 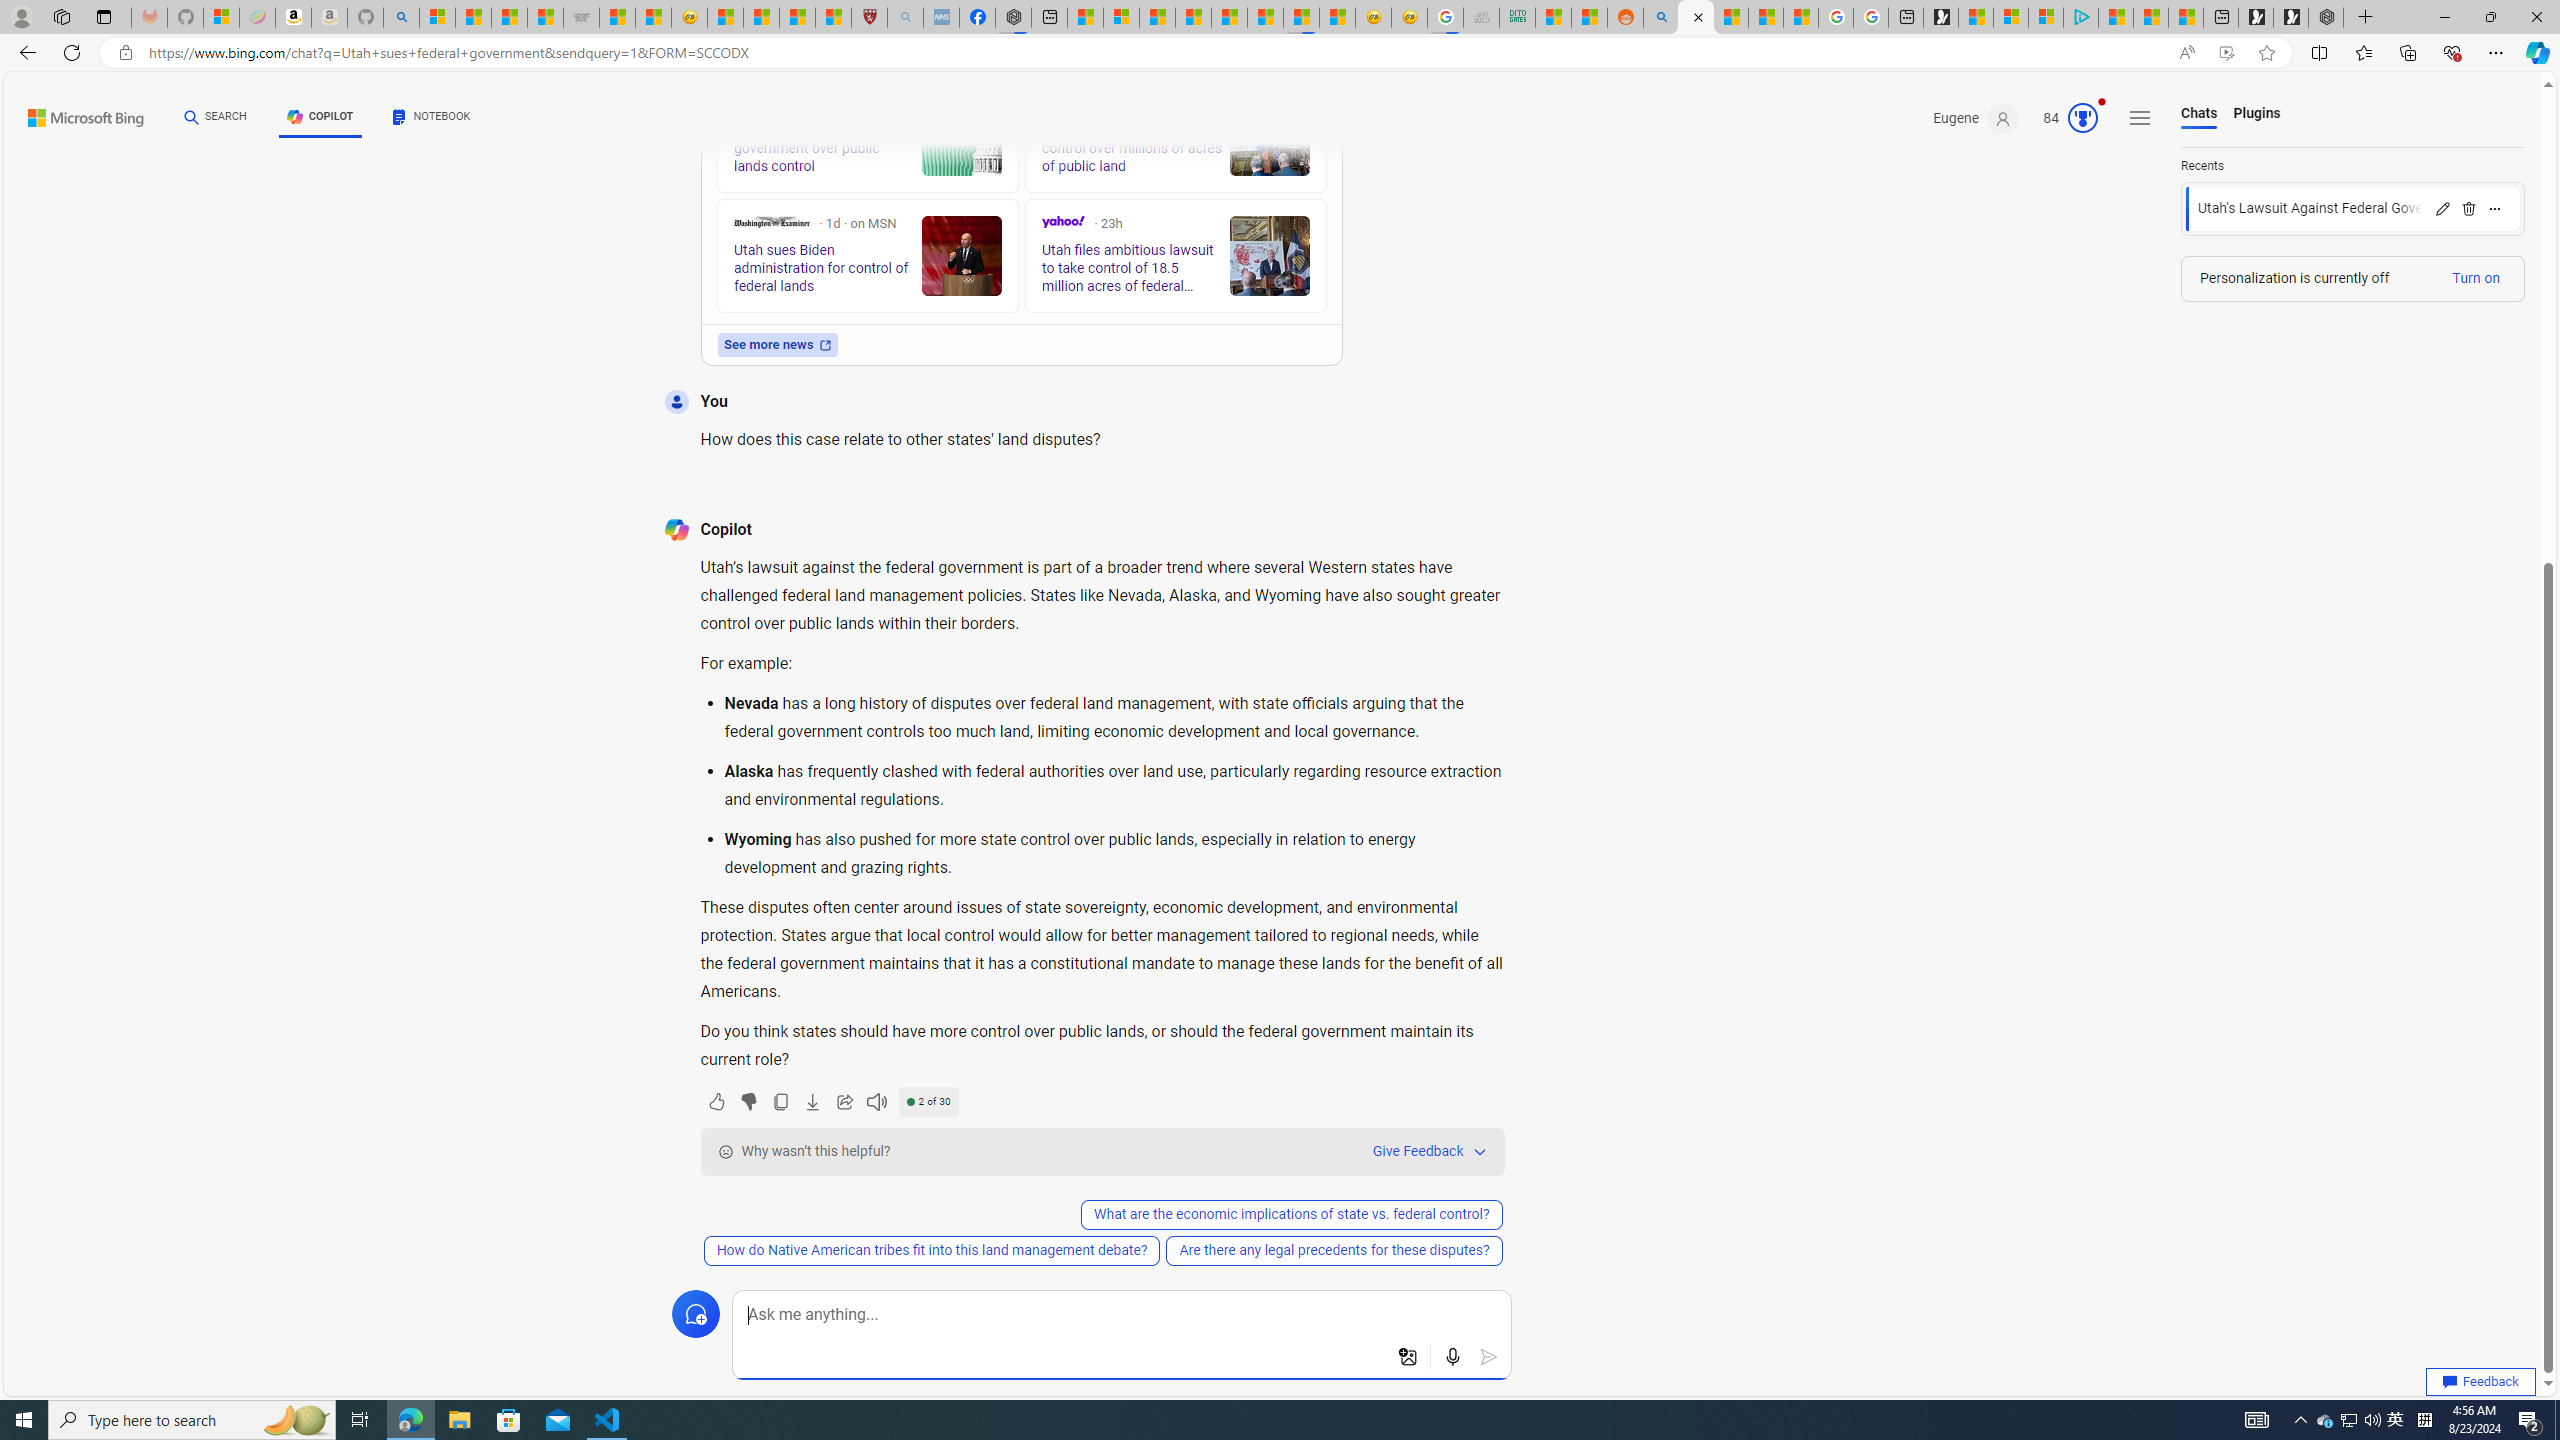 I want to click on 'Turn on', so click(x=2474, y=276).